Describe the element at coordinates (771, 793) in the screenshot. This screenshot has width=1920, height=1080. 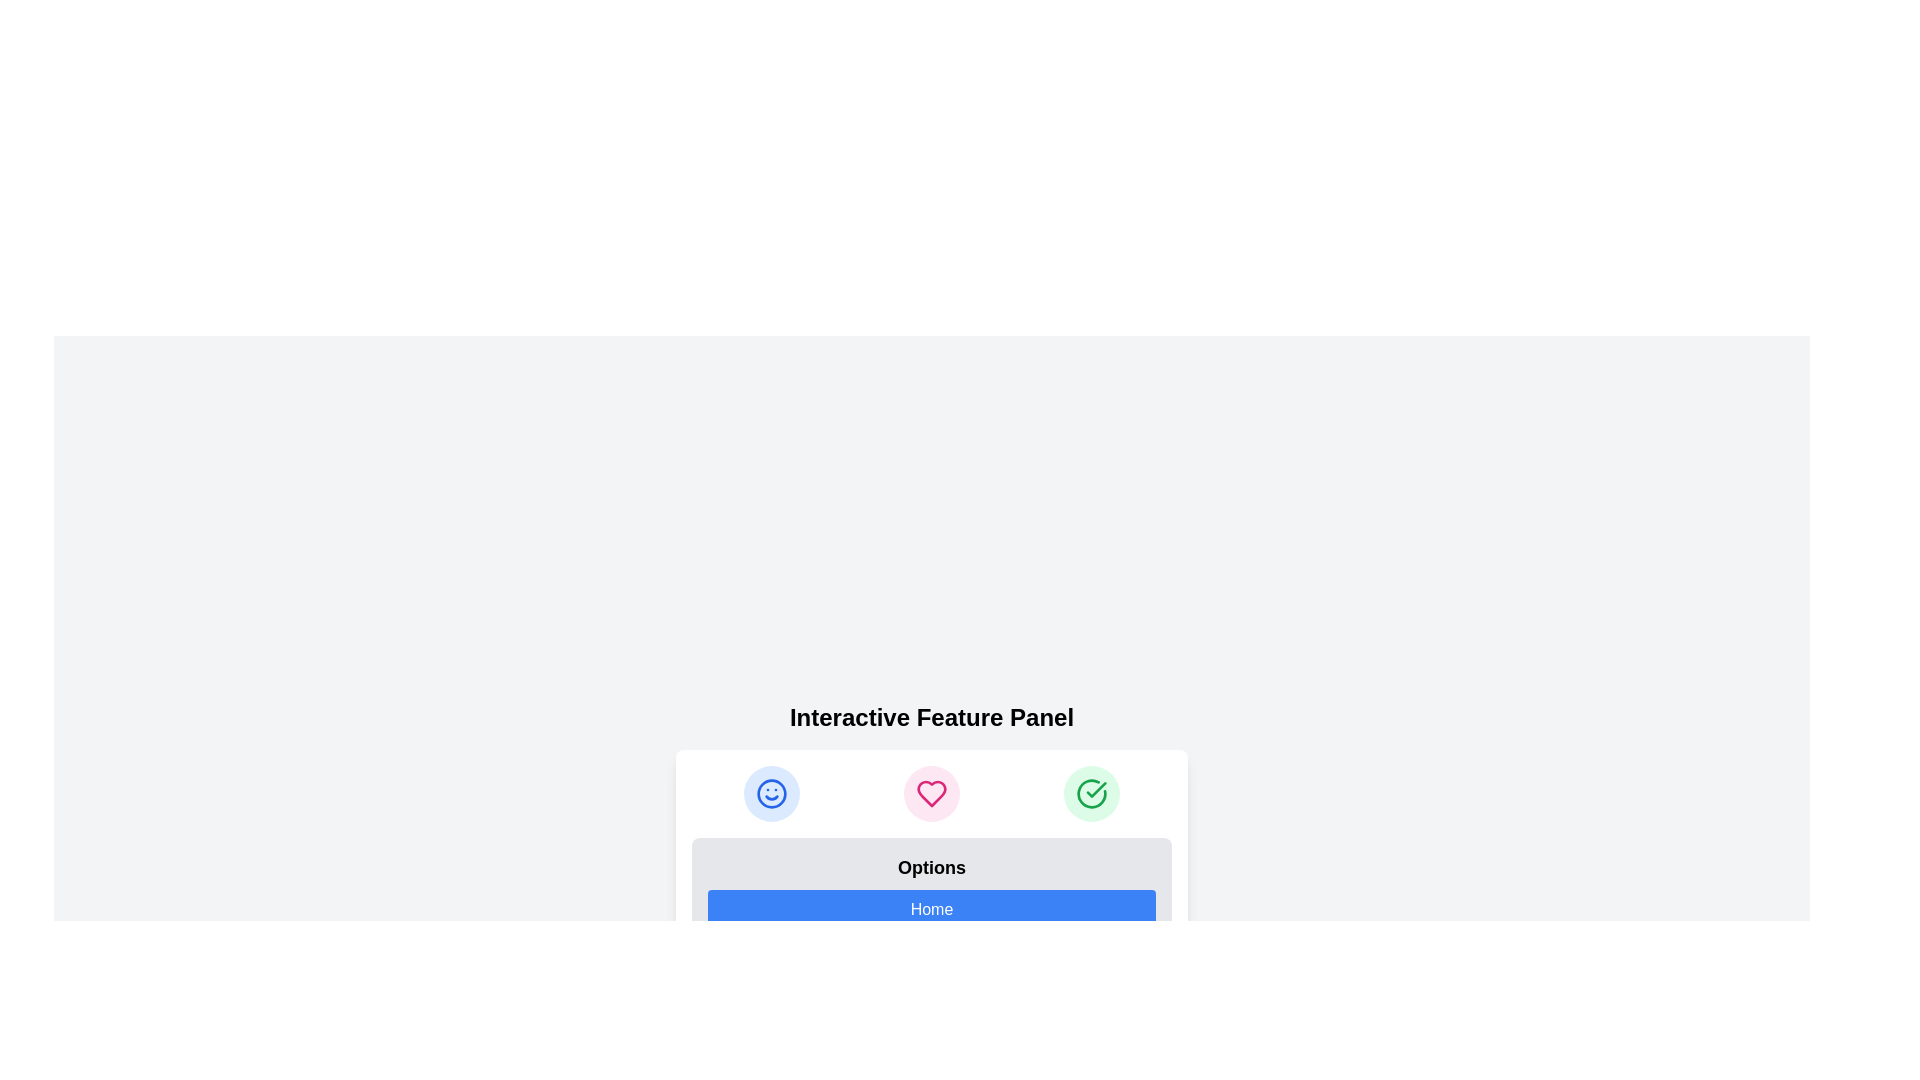
I see `the smiley icon button with a blue outline located in the top-left corner of the Interactive Feature Panel` at that location.